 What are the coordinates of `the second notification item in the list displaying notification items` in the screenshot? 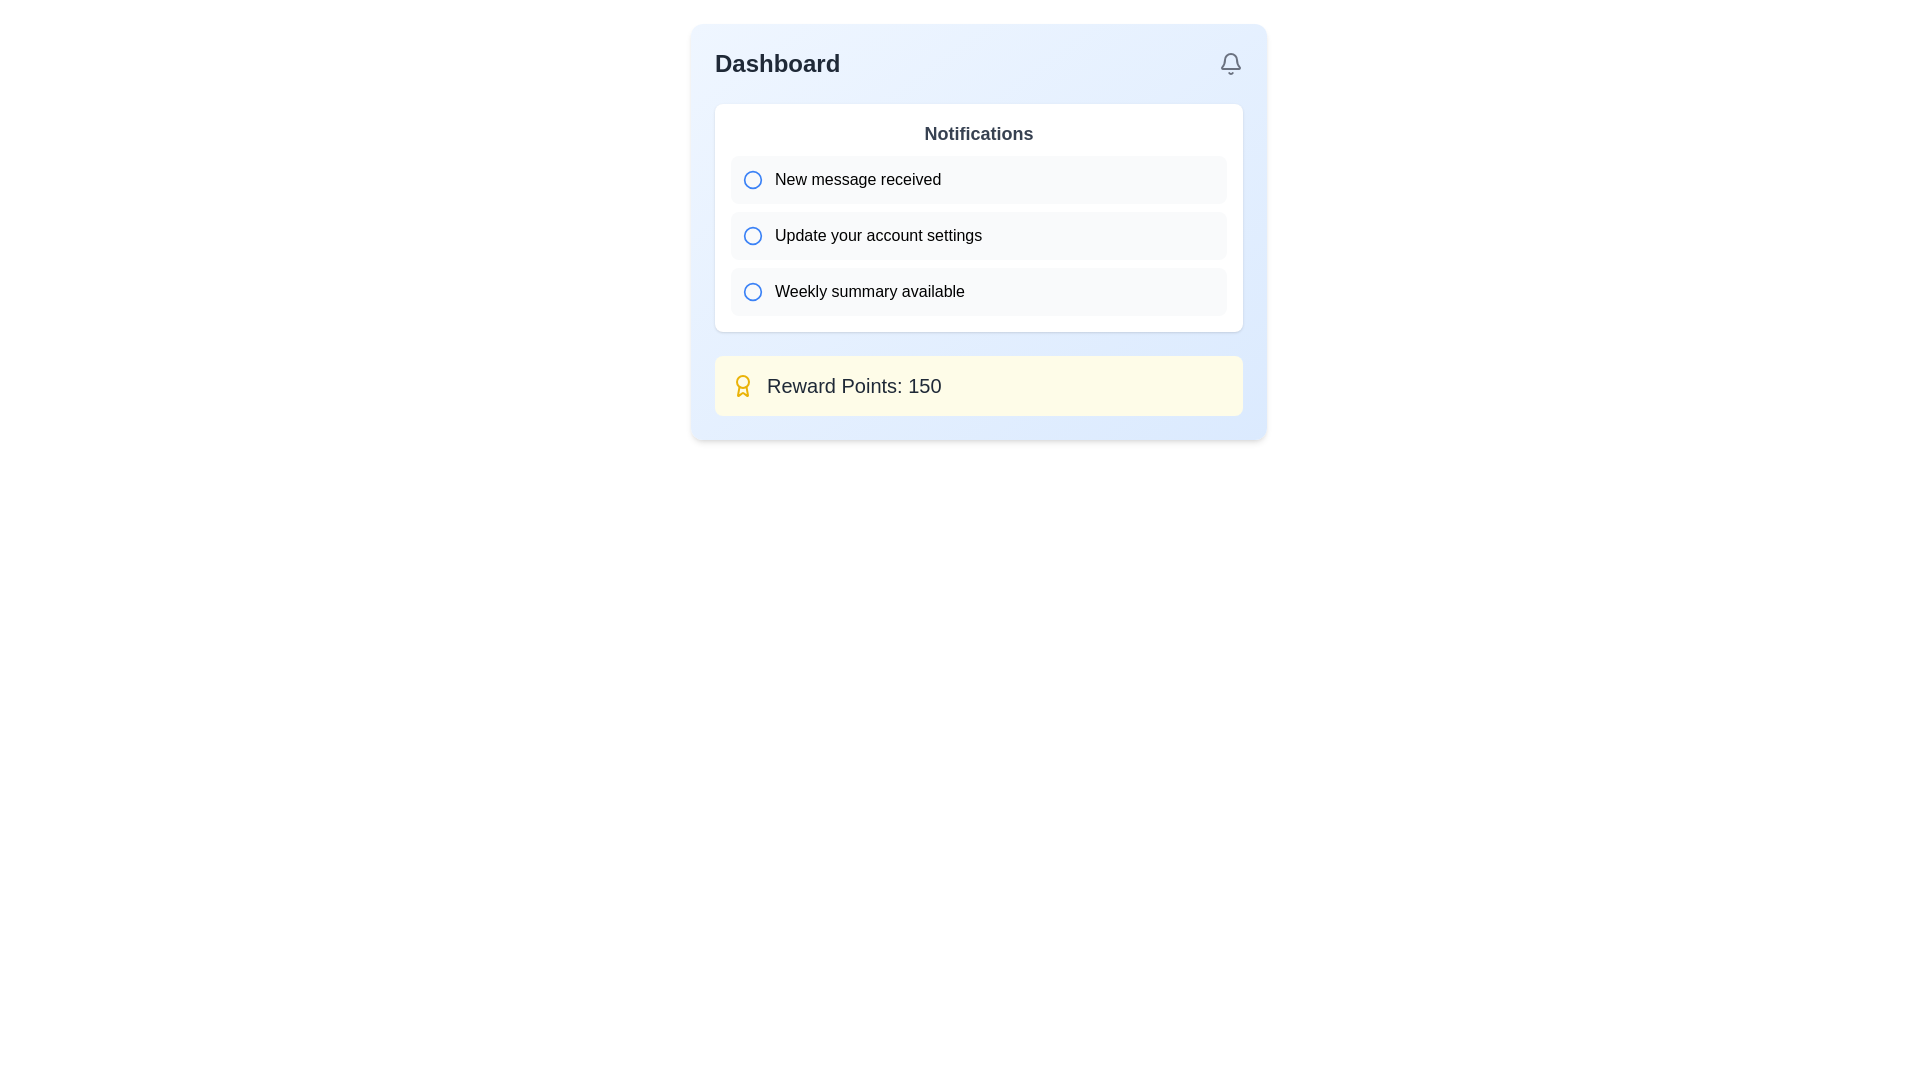 It's located at (979, 234).